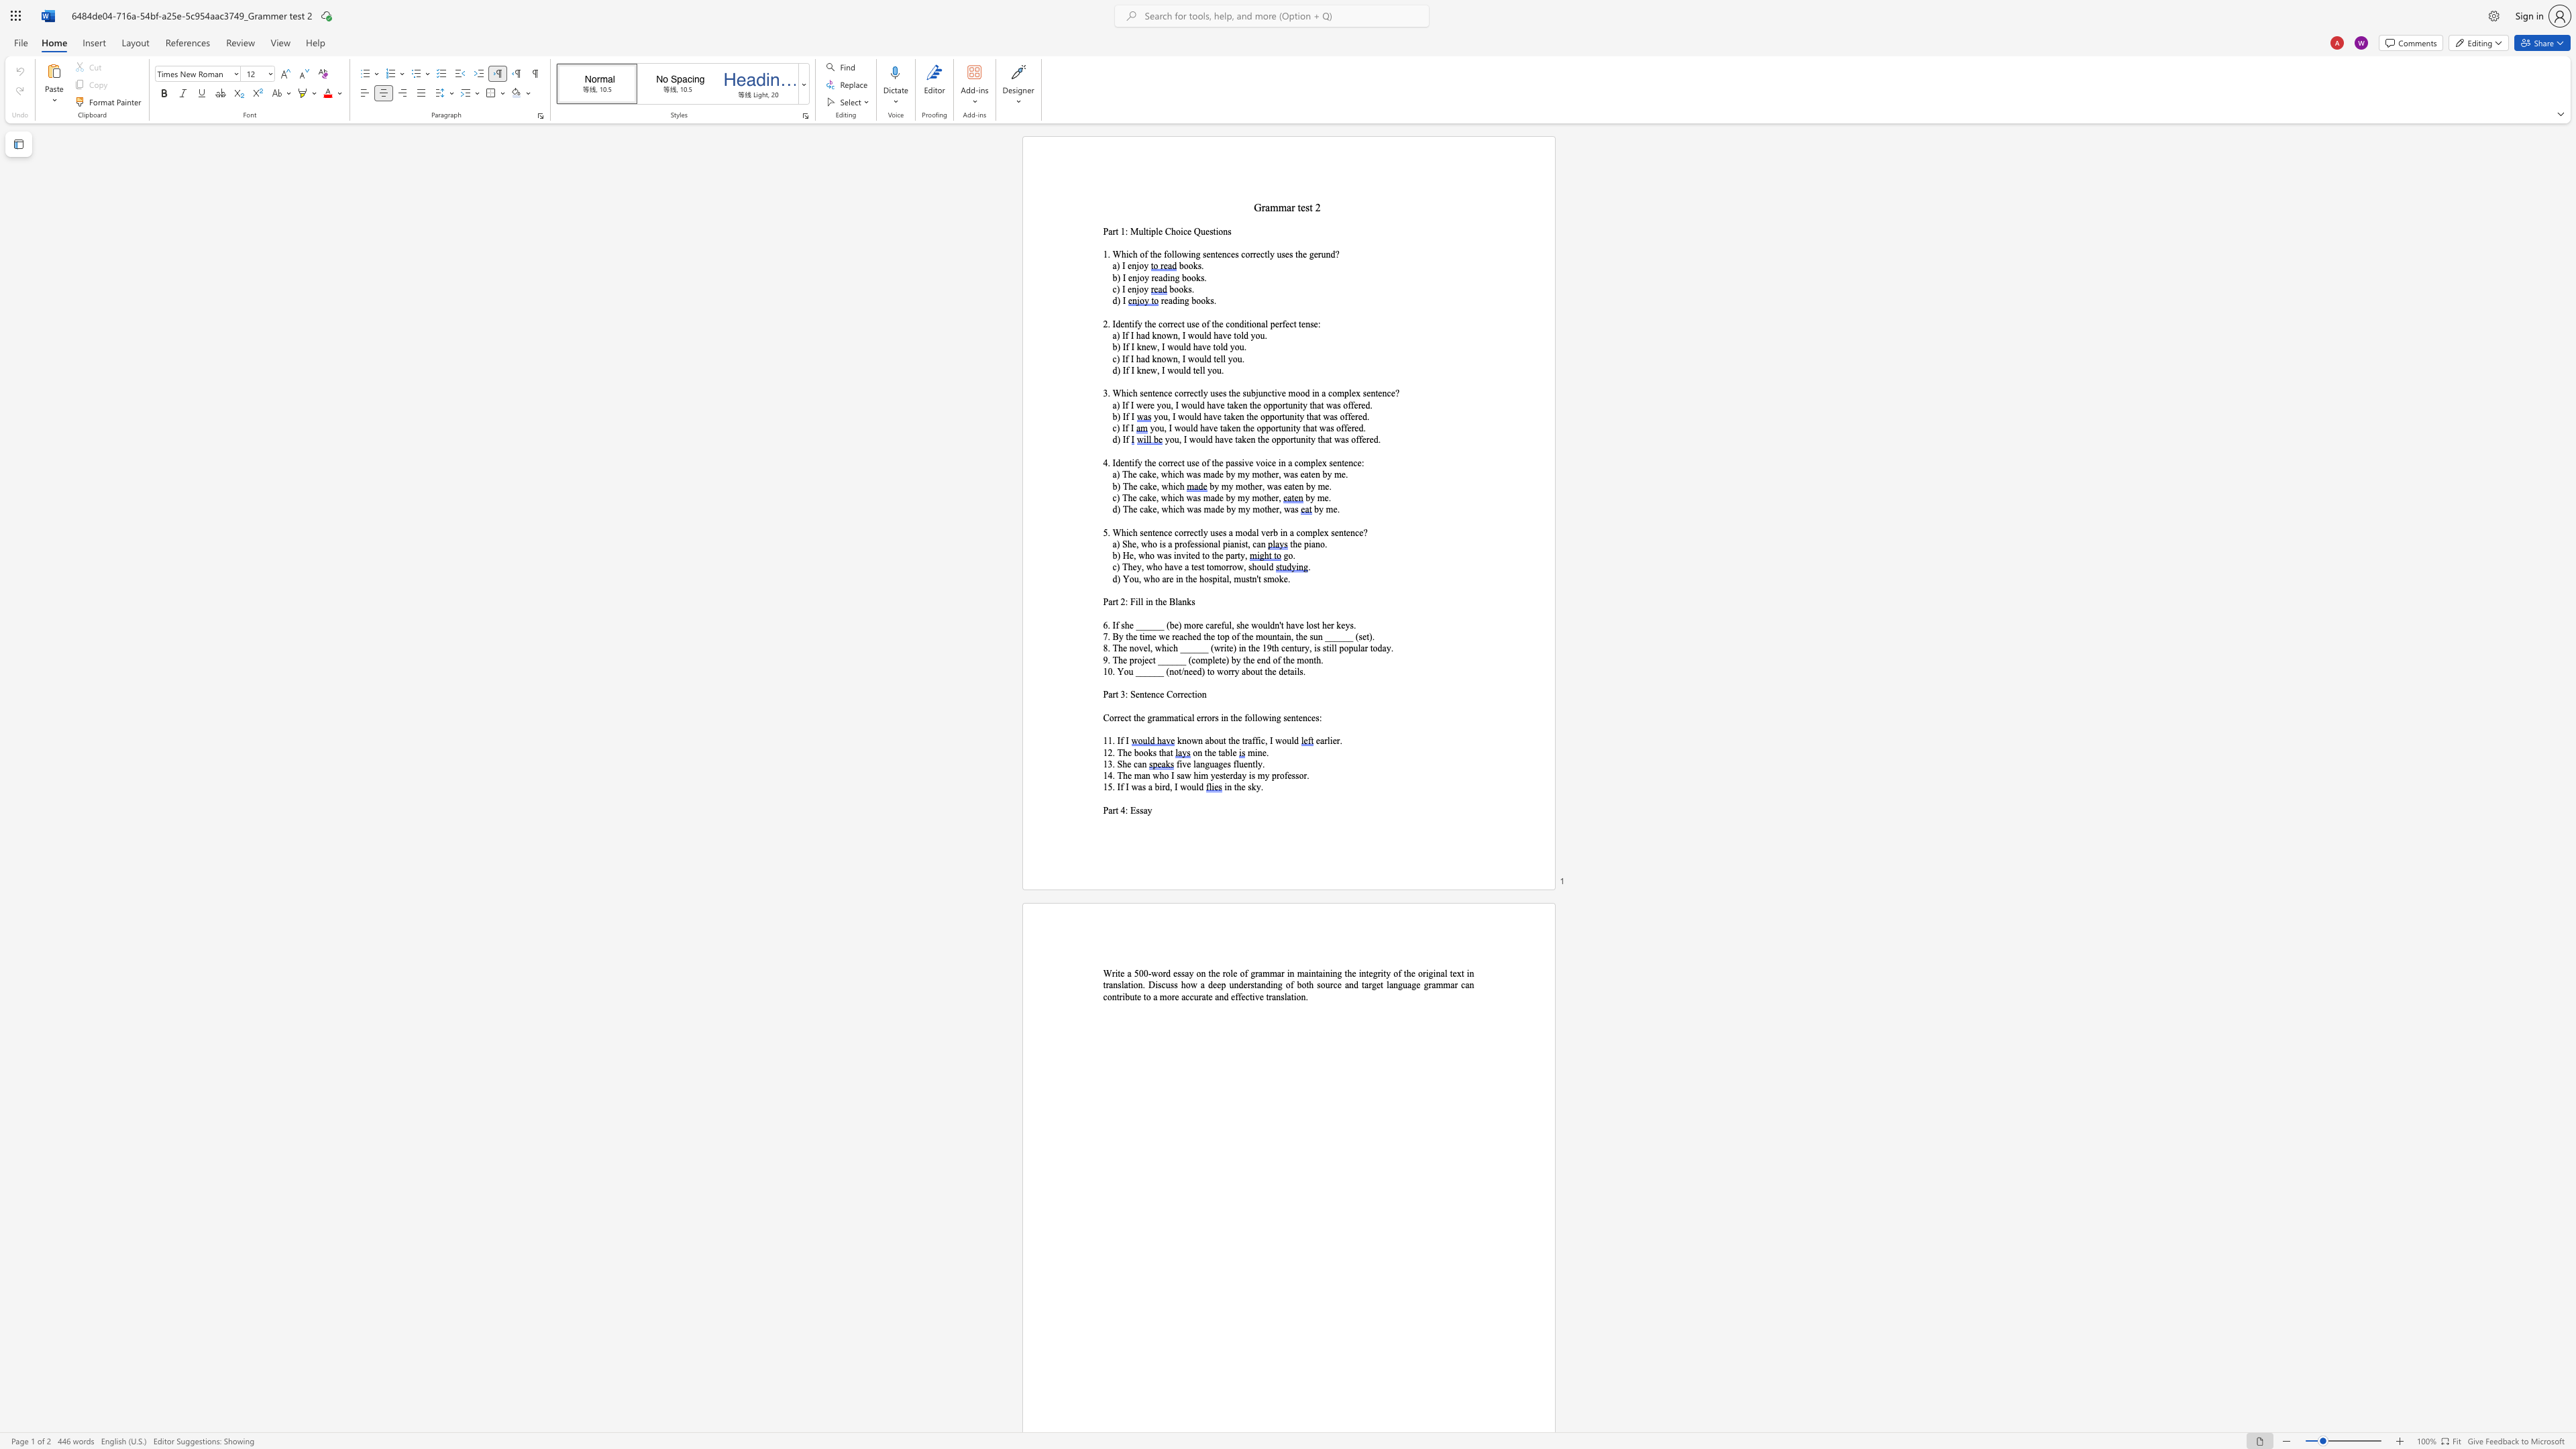 The width and height of the screenshot is (2576, 1449). Describe the element at coordinates (1185, 533) in the screenshot. I see `the subset text "rec" within the text "5. Which sentence correctly uses a modal verb in a complex sentence?"` at that location.